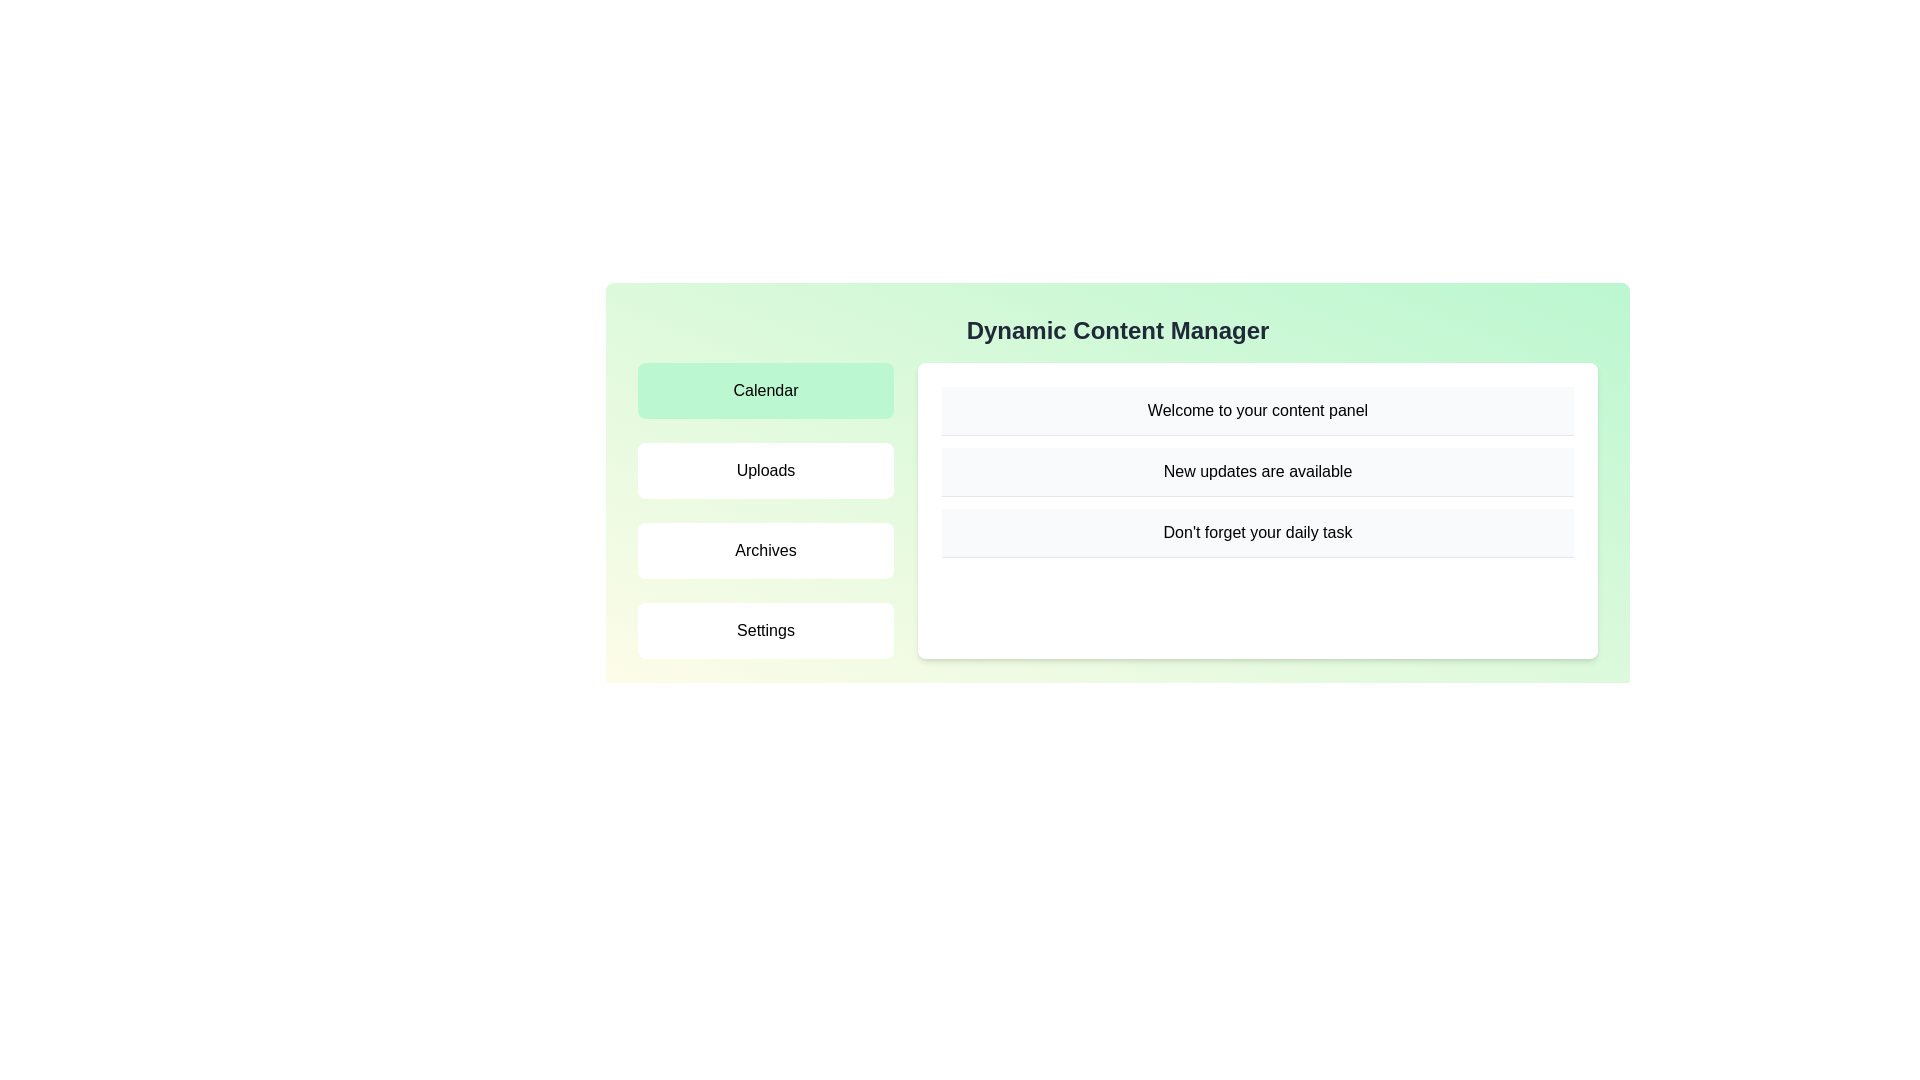 The height and width of the screenshot is (1080, 1920). I want to click on the menu item labeled 'Settings' to switch to its respective panel, so click(765, 631).